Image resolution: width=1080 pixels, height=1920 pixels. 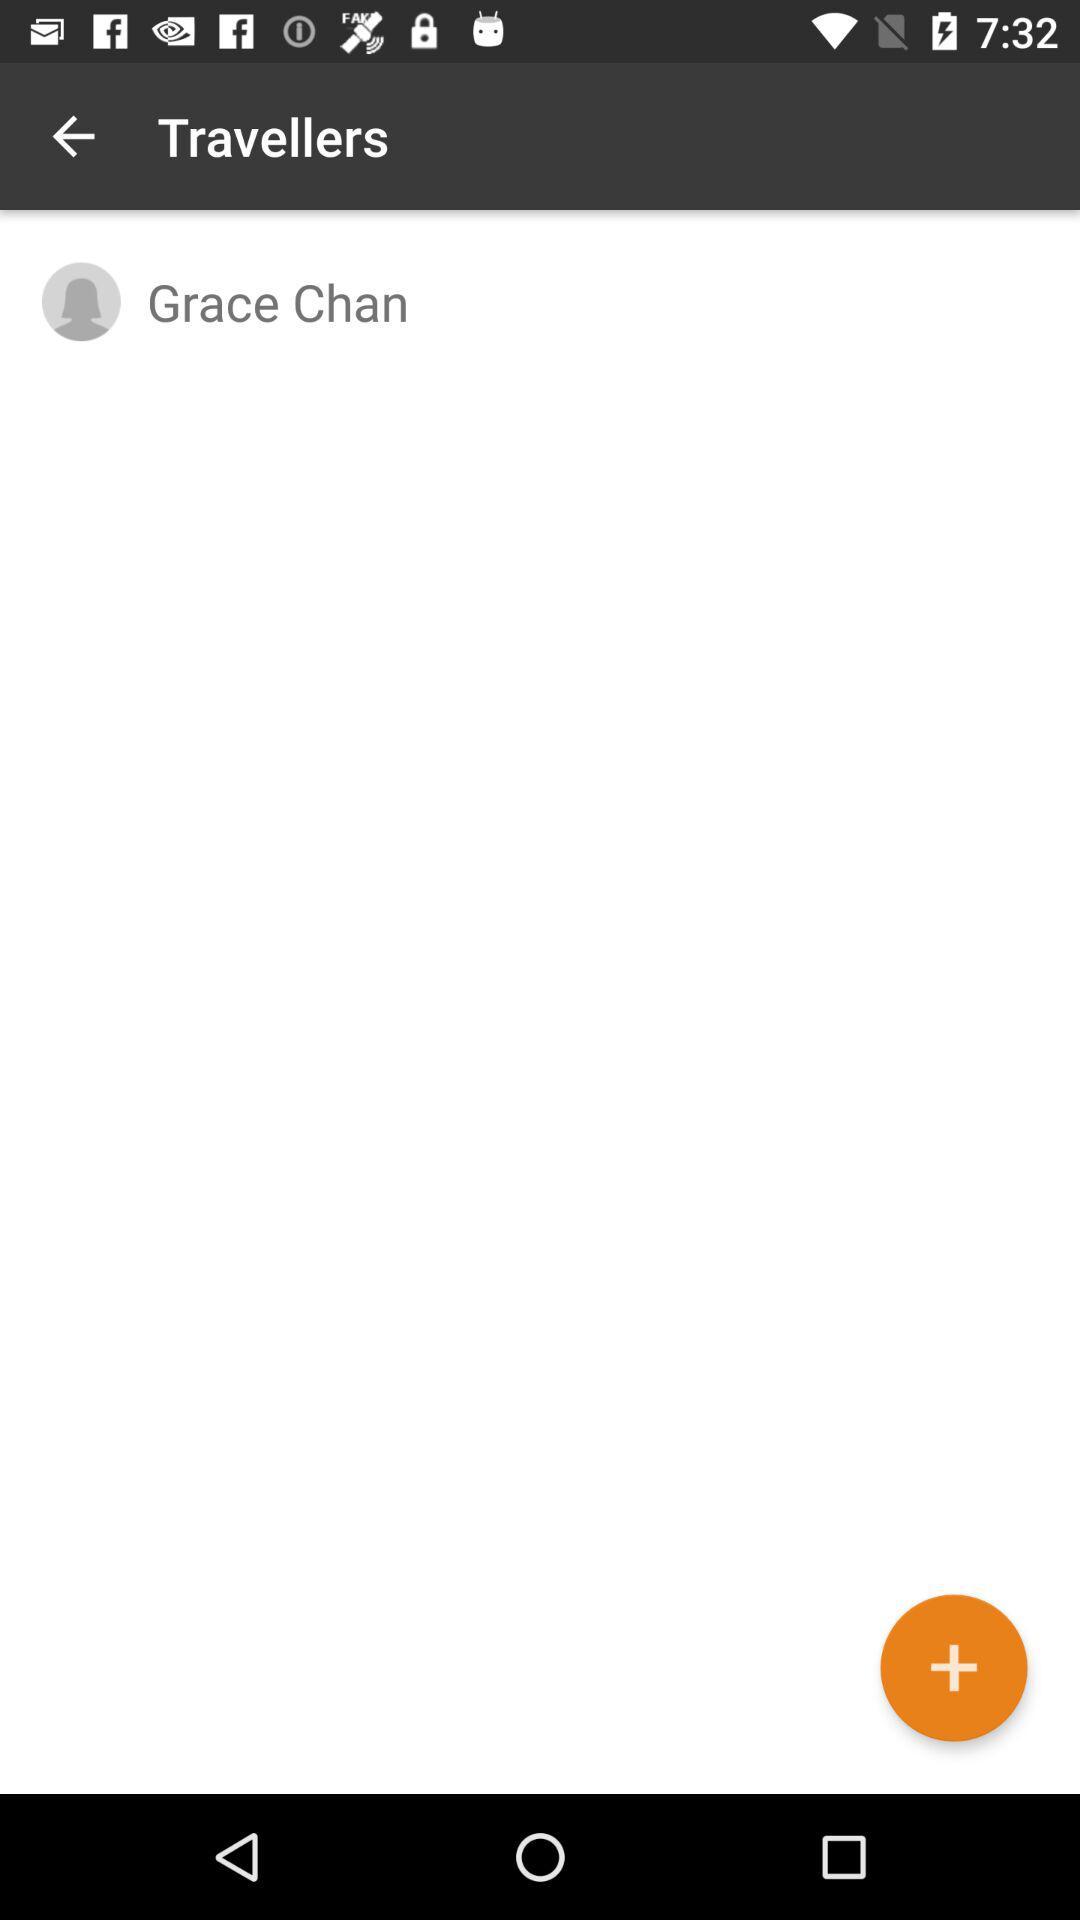 What do you see at coordinates (72, 135) in the screenshot?
I see `icon to the left of the travellers icon` at bounding box center [72, 135].